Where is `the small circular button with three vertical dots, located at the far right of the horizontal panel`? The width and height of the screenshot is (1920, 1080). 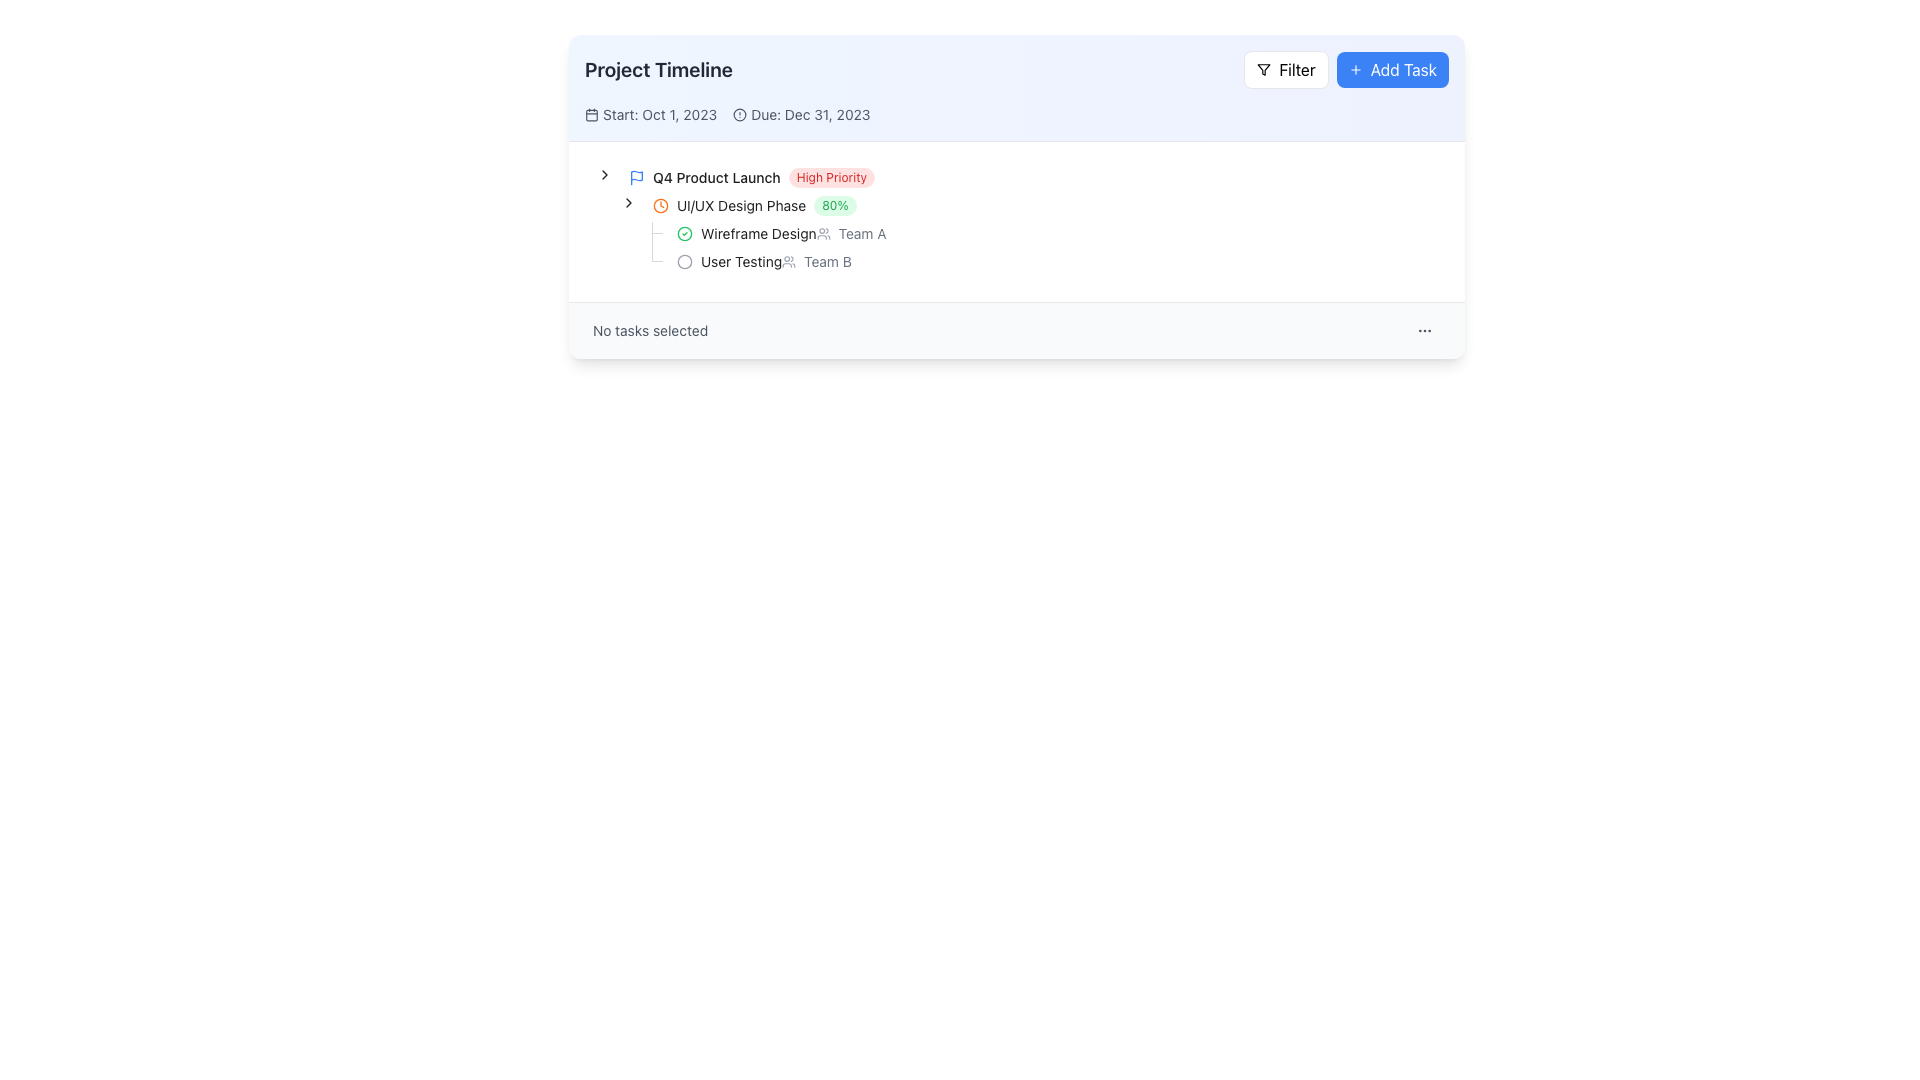
the small circular button with three vertical dots, located at the far right of the horizontal panel is located at coordinates (1424, 330).